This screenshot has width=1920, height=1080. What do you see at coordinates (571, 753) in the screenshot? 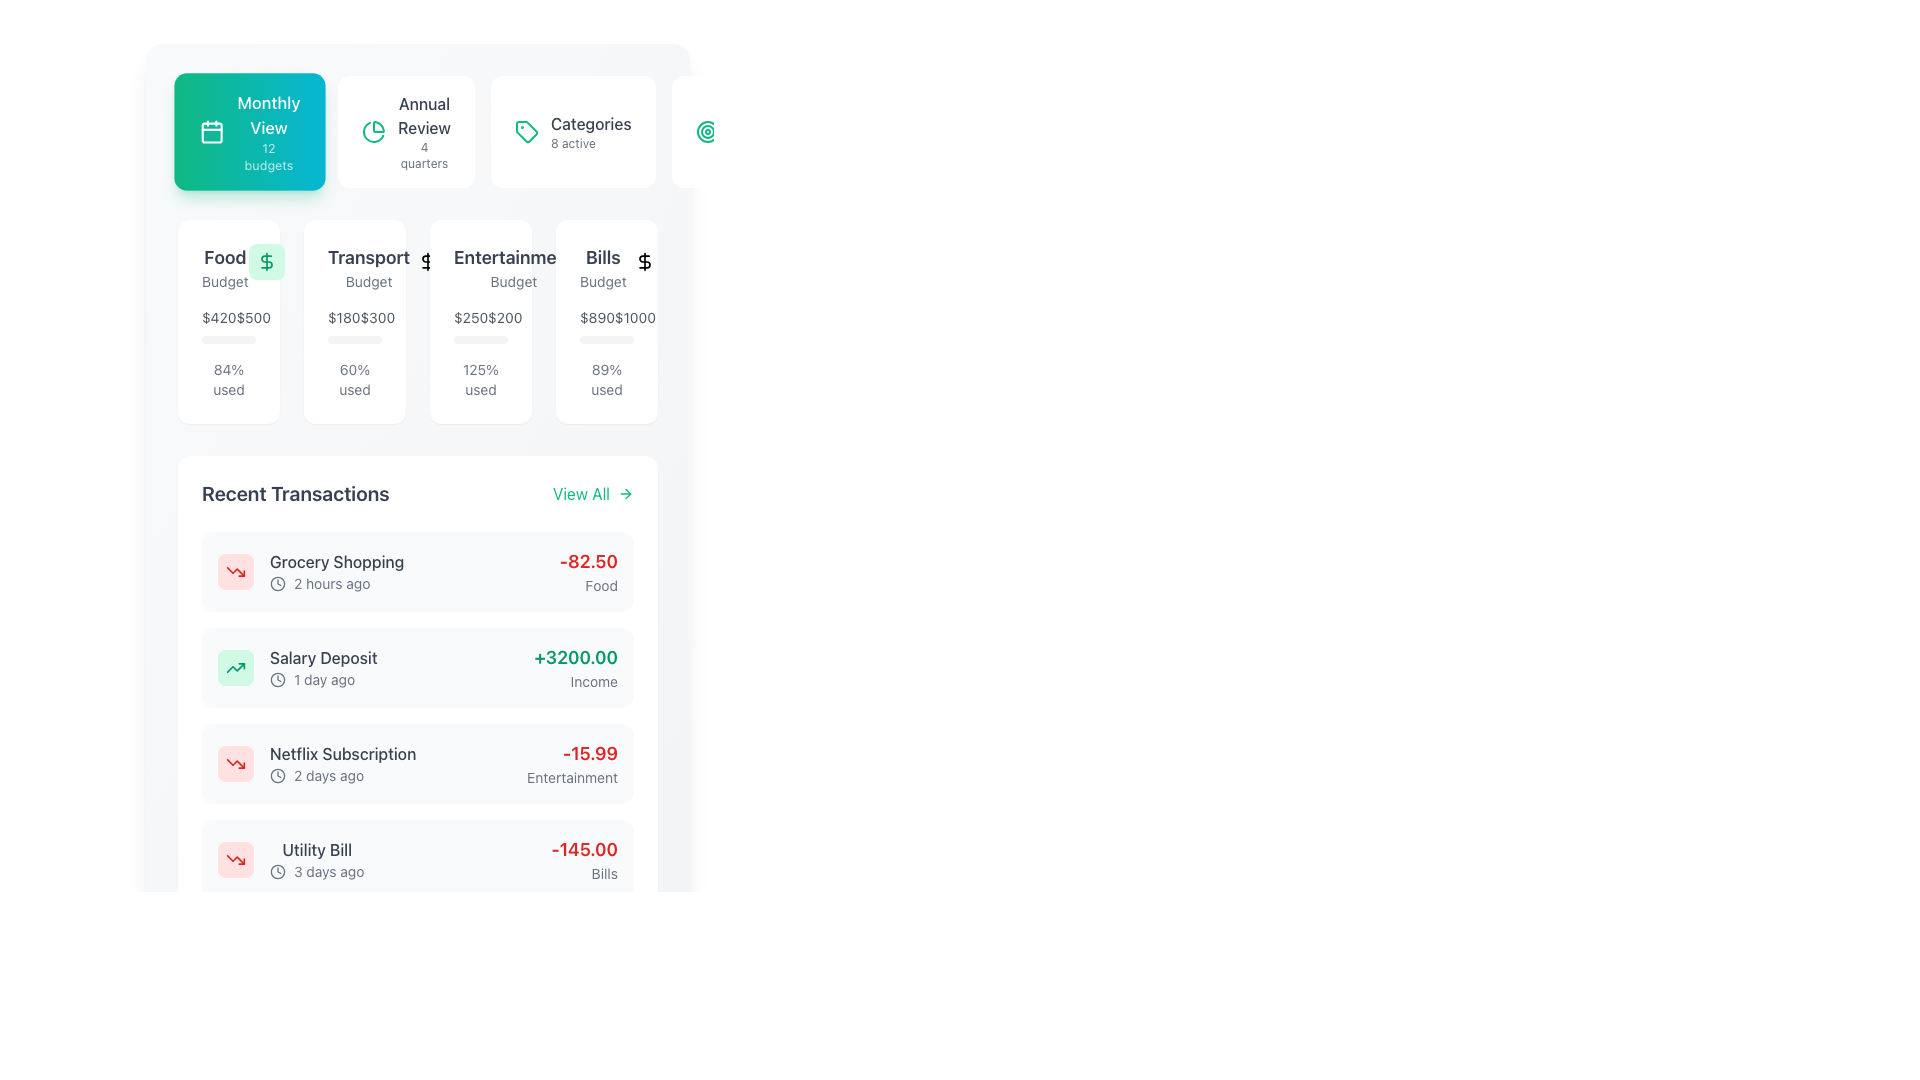
I see `the text label displaying the monetary value for the 'Netflix Subscription' transaction in the 'Recent Transactions' section` at bounding box center [571, 753].